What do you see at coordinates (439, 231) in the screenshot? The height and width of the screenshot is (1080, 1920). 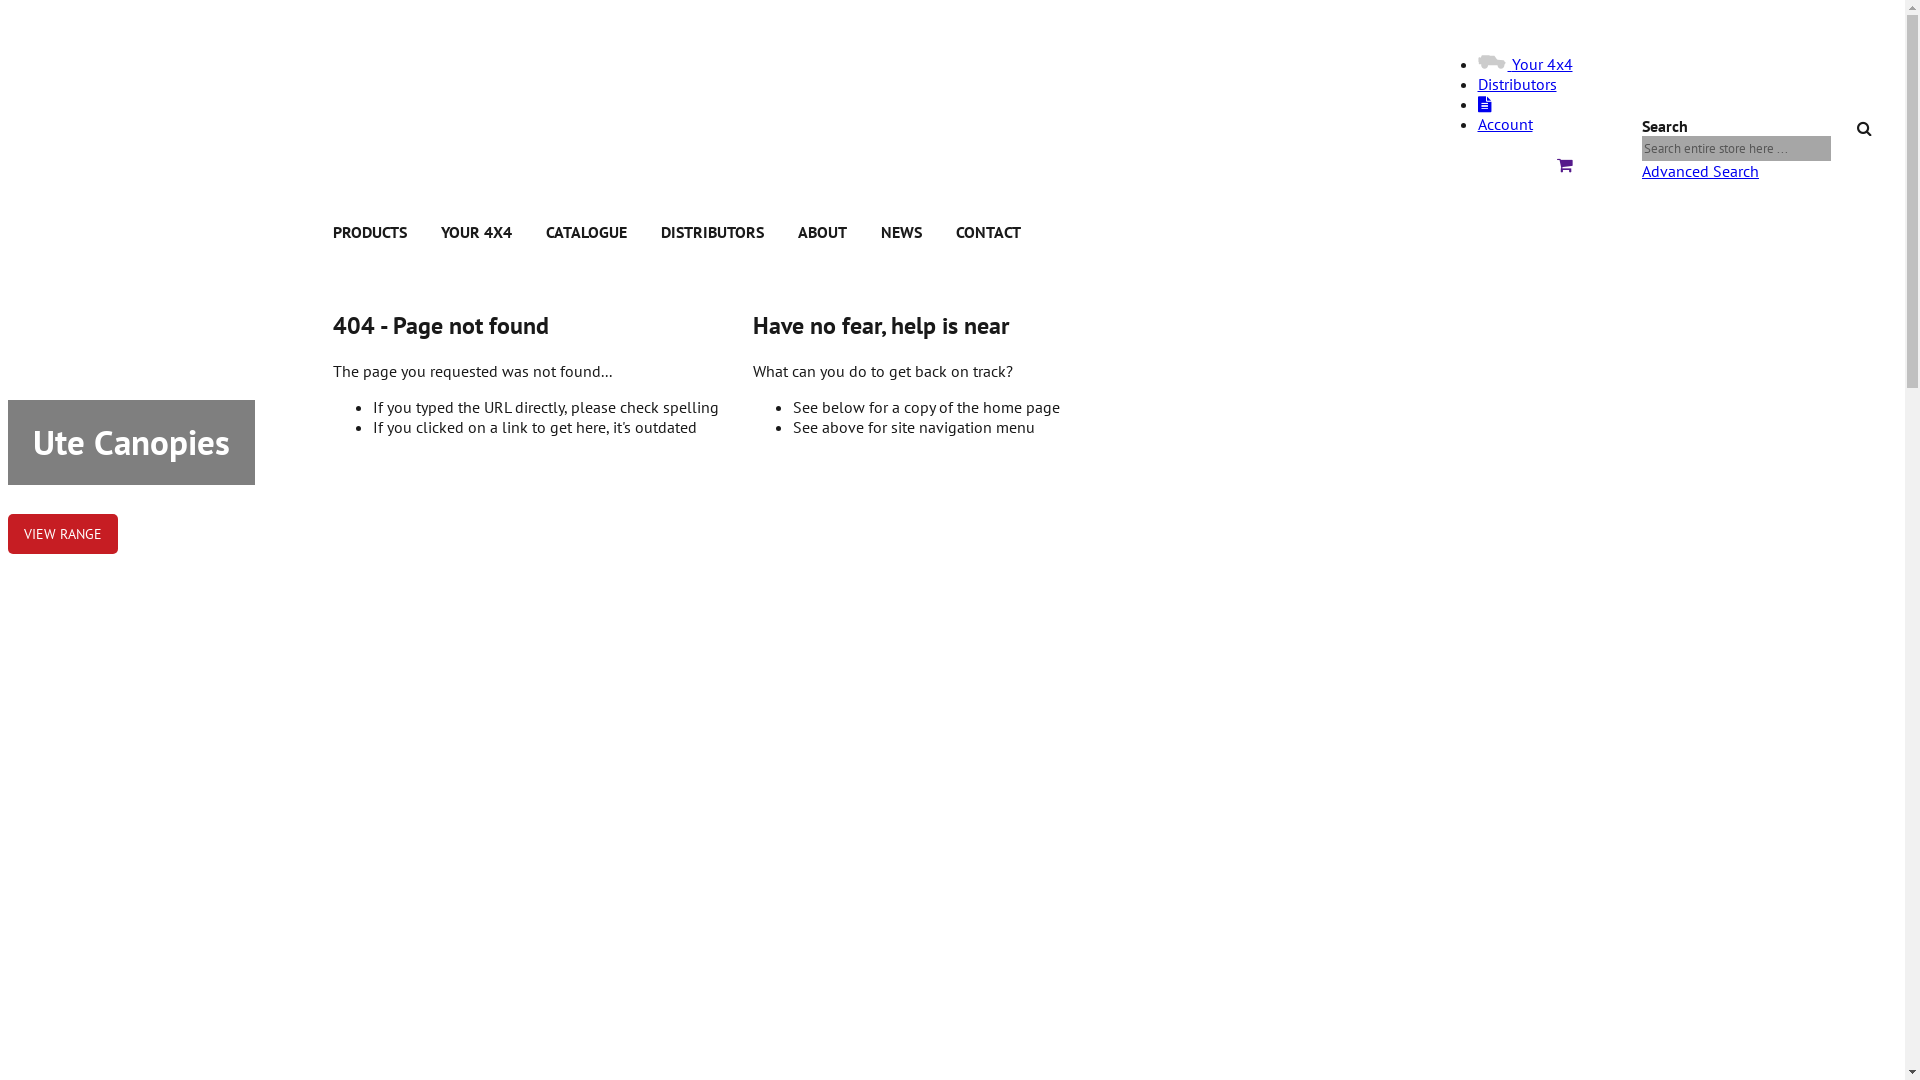 I see `'YOUR 4X4'` at bounding box center [439, 231].